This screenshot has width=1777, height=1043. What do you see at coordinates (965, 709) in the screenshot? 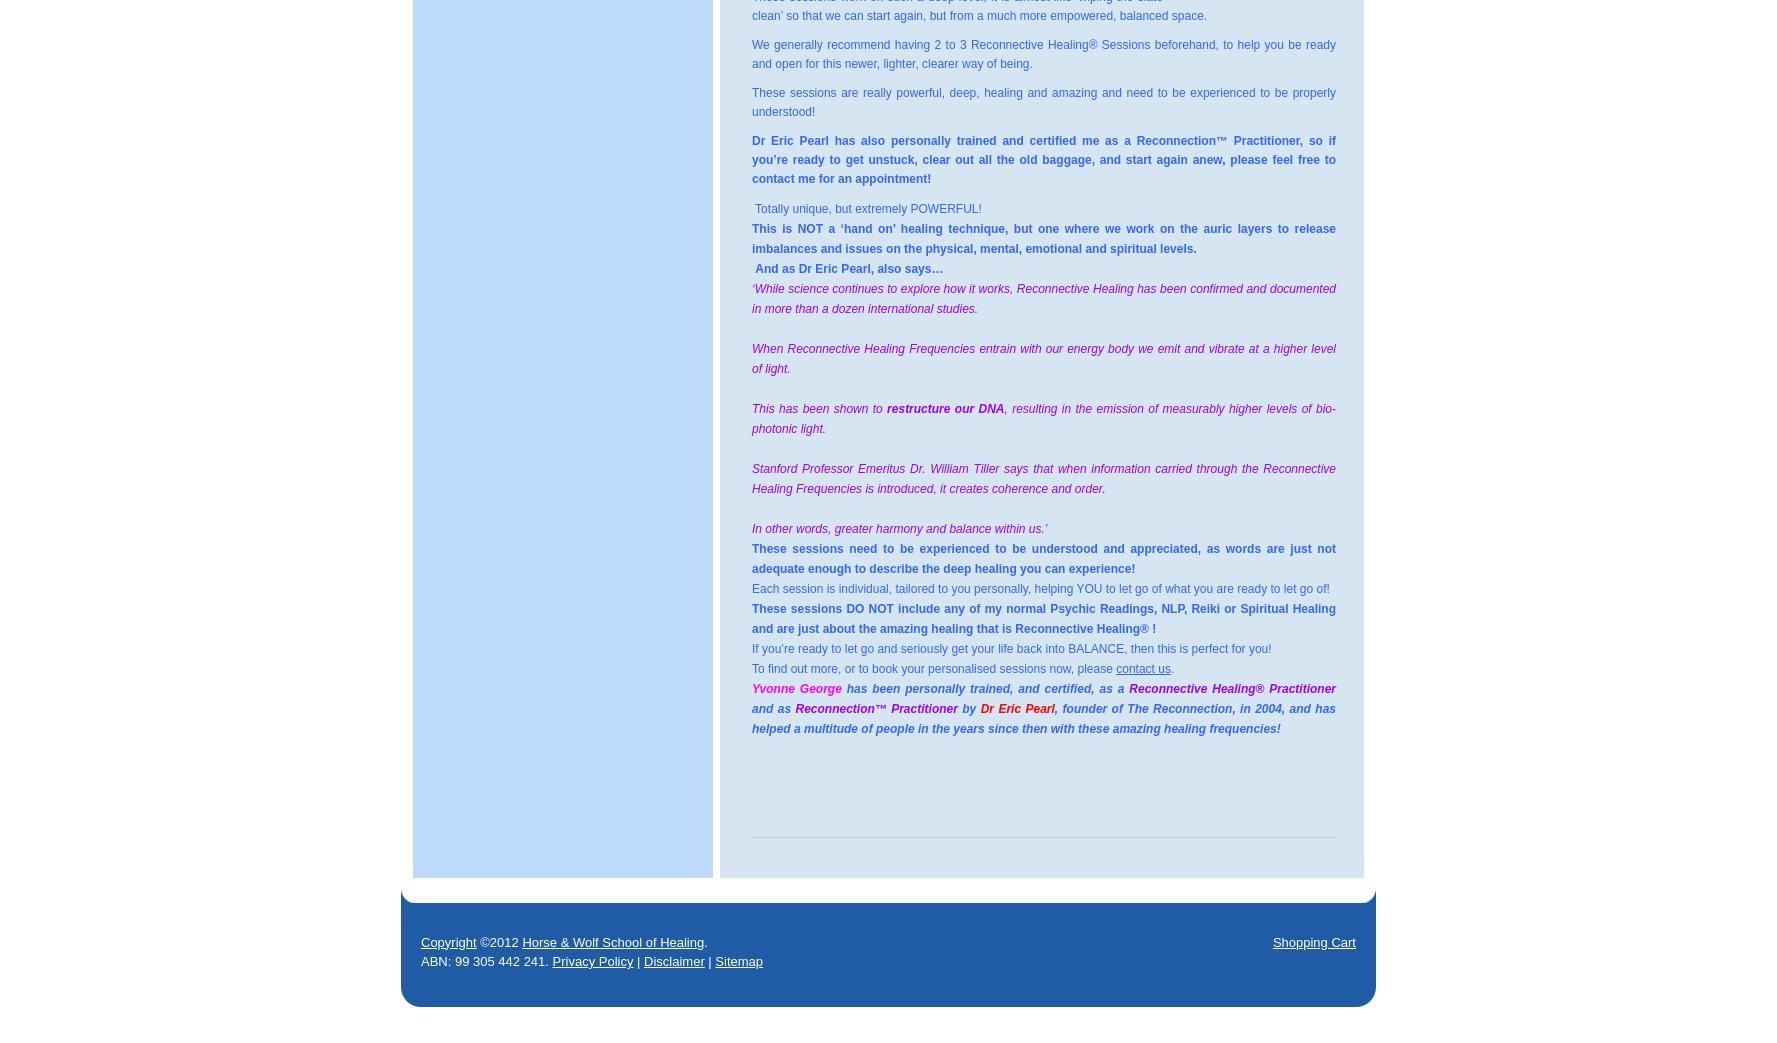
I see `'by'` at bounding box center [965, 709].